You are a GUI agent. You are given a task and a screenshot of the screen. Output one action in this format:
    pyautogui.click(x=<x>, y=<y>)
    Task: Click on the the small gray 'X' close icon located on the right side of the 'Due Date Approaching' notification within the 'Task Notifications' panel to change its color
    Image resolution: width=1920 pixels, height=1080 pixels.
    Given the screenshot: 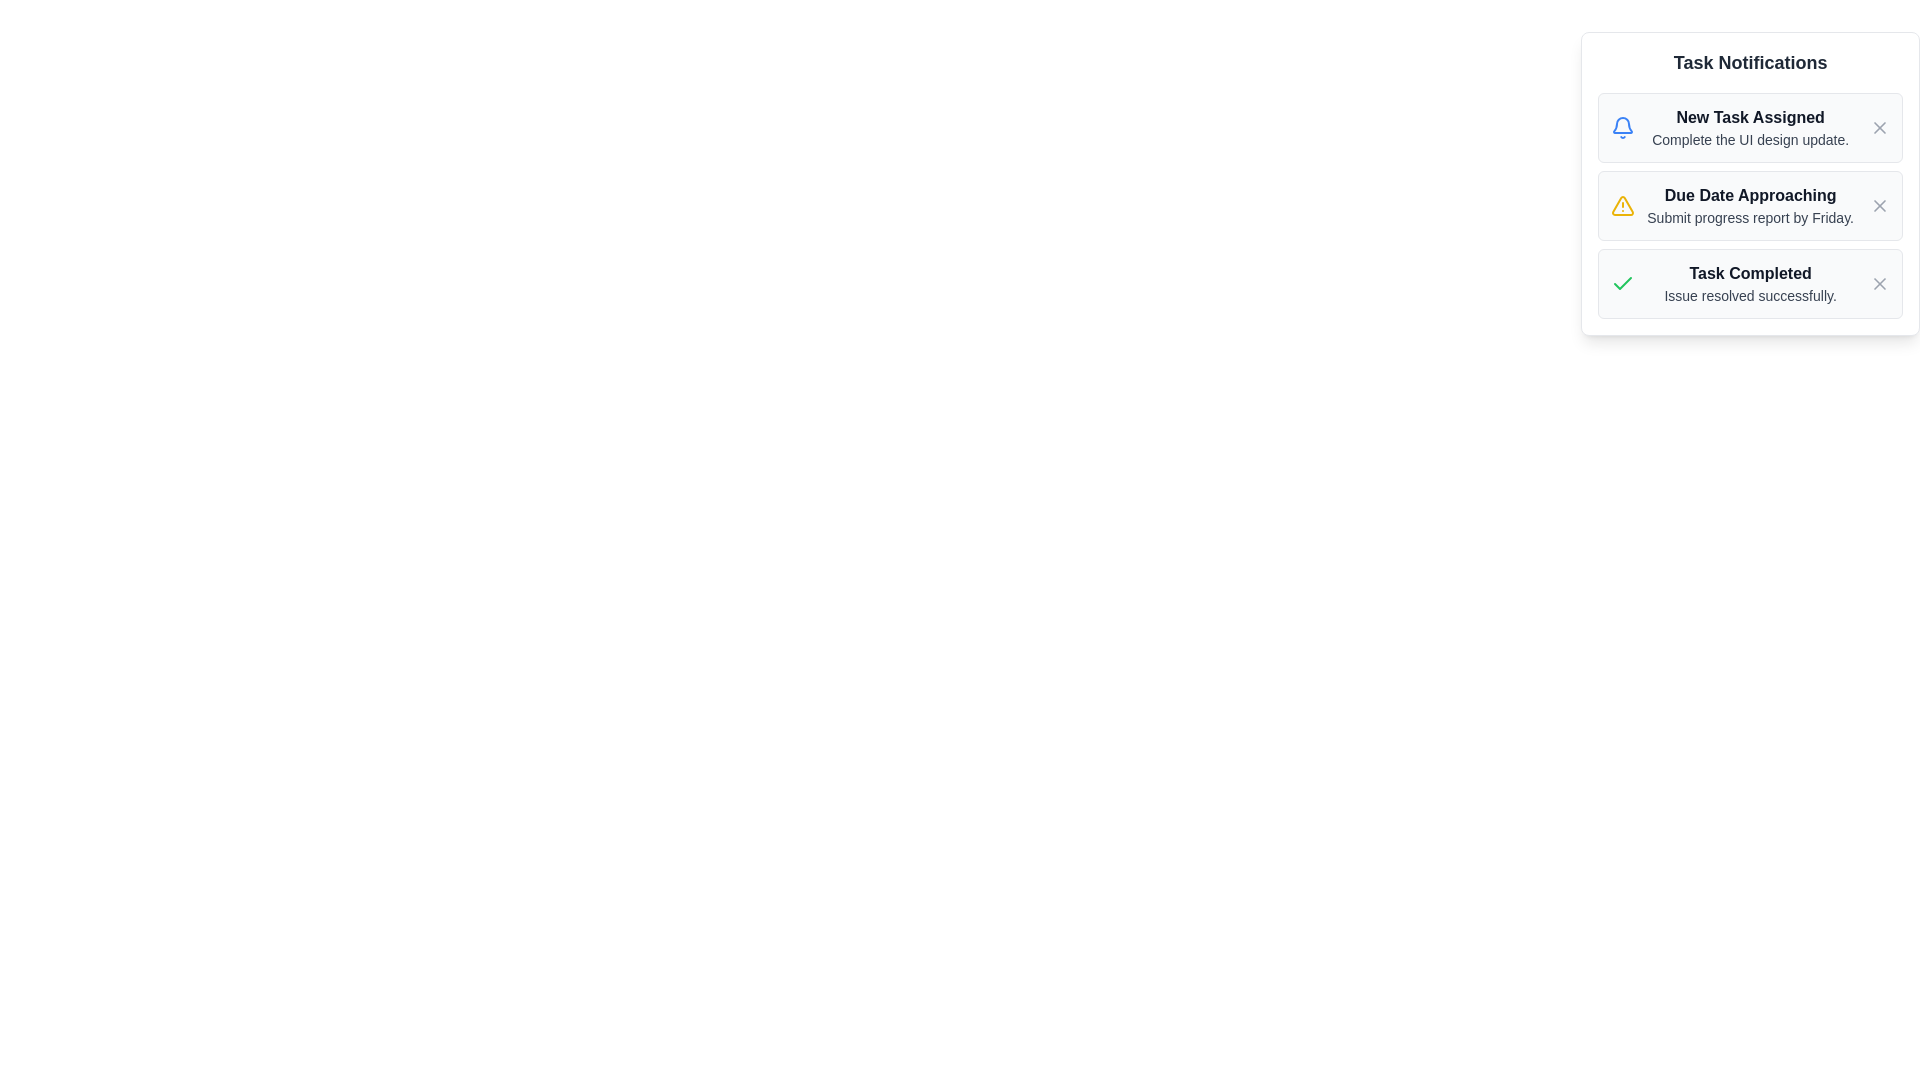 What is the action you would take?
    pyautogui.click(x=1879, y=205)
    